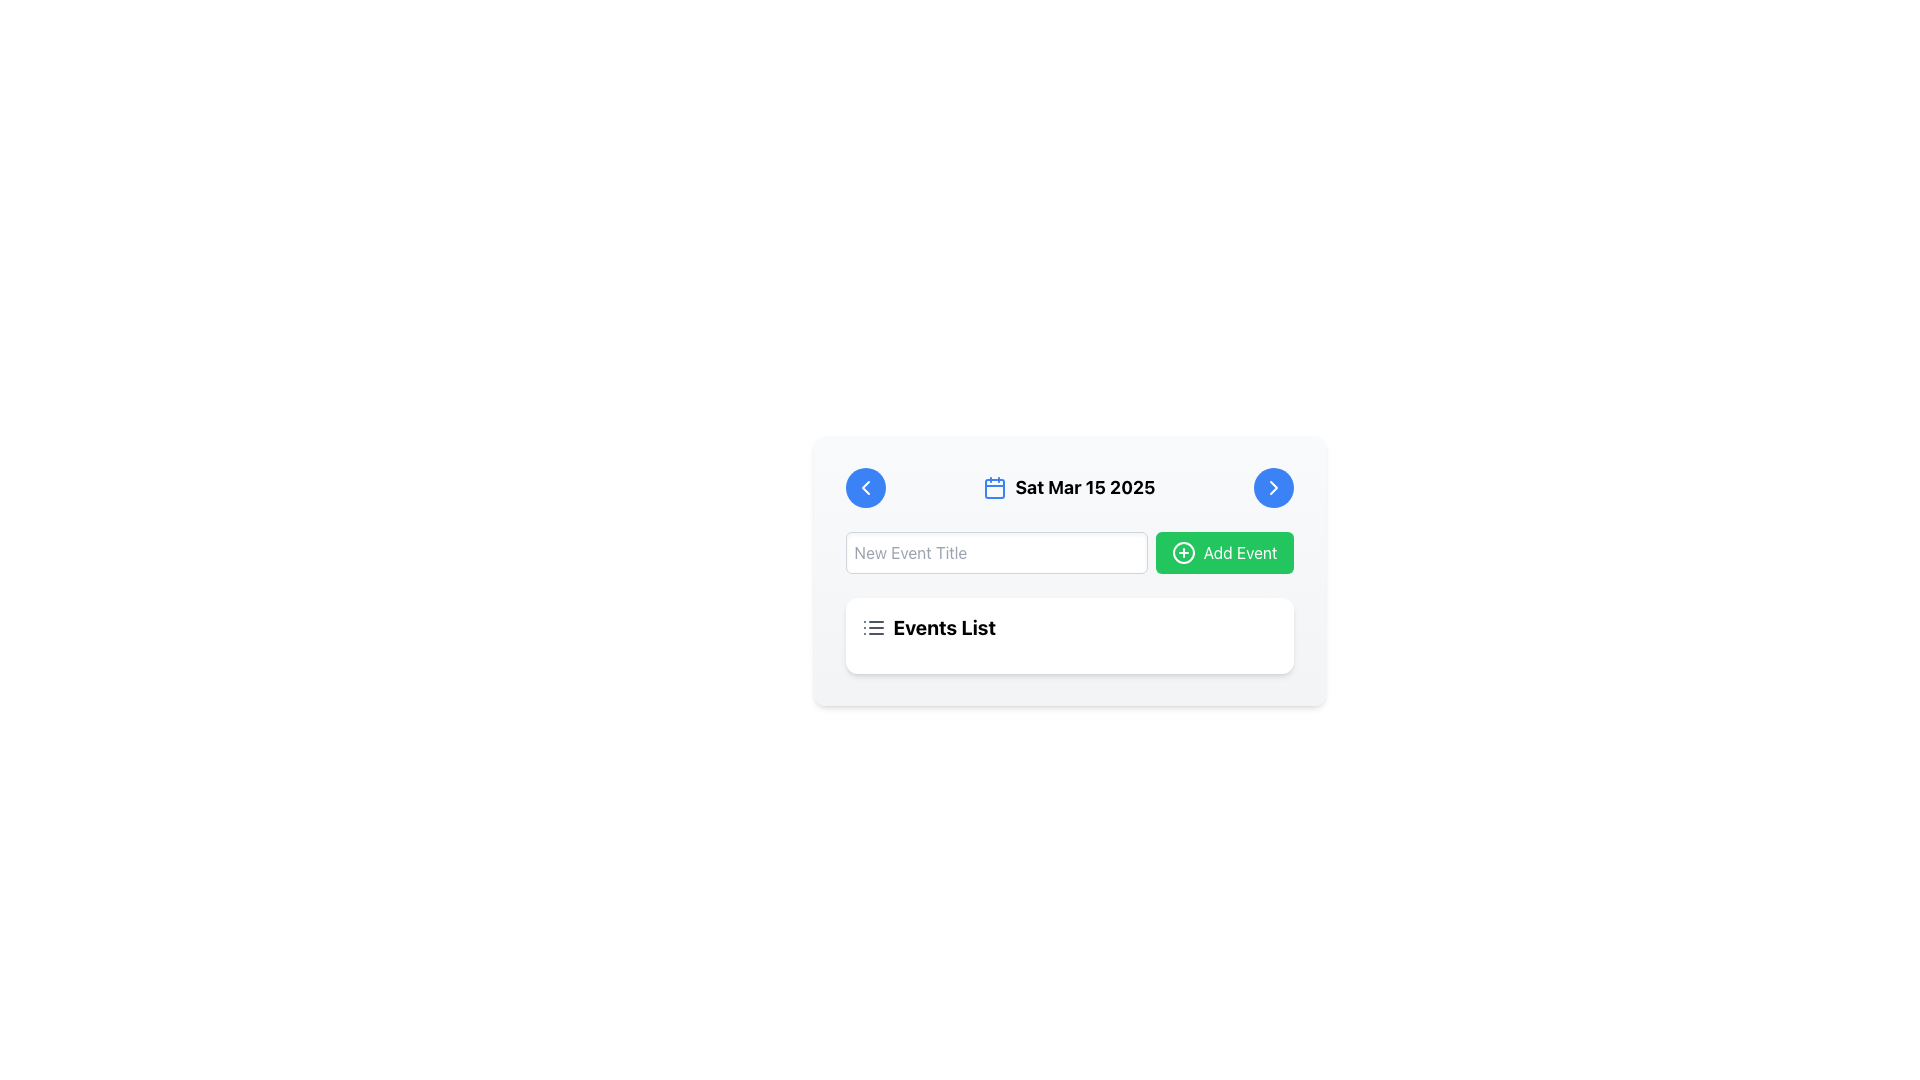 The height and width of the screenshot is (1080, 1920). Describe the element at coordinates (1084, 488) in the screenshot. I see `the date display text element located to the right of the blue calendar icon in the upper central part of the interface to trigger a tooltip or additional information` at that location.